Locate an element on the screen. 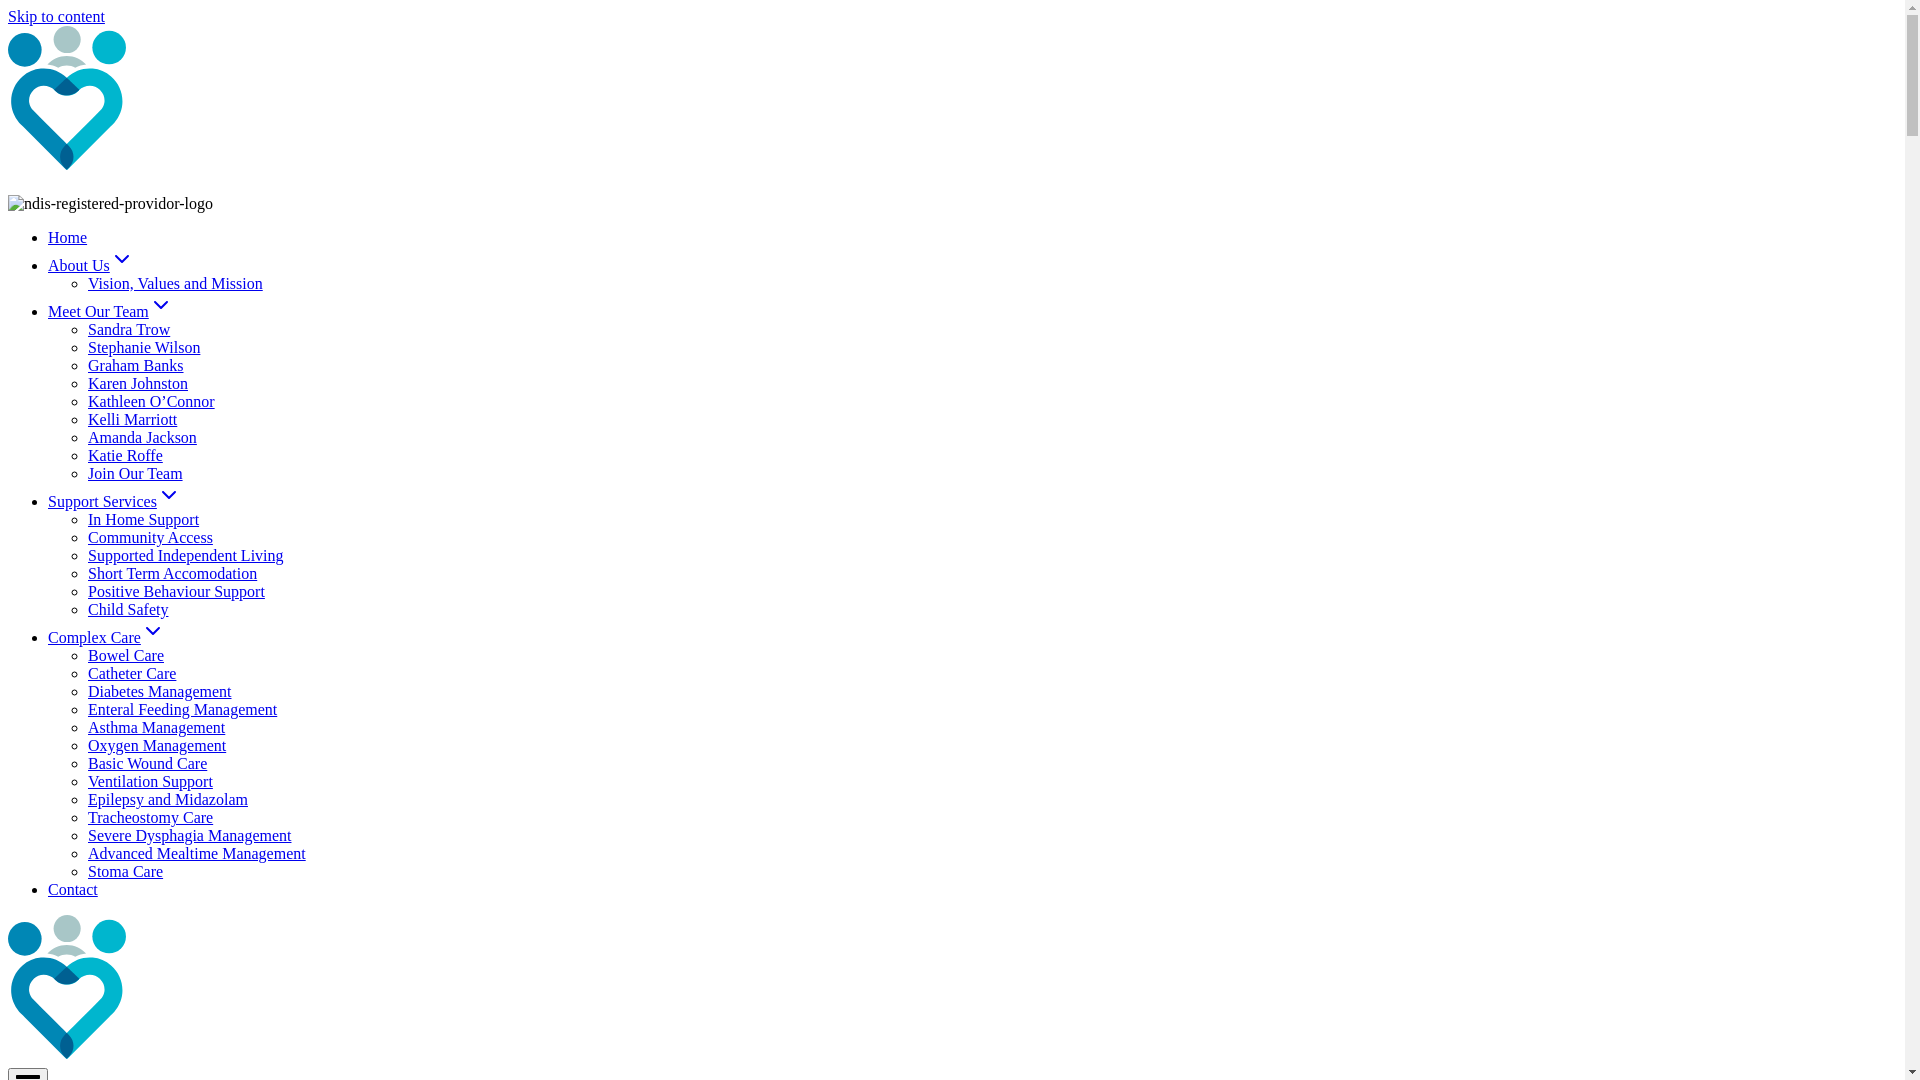 The width and height of the screenshot is (1920, 1080). 'Supported Independent Living' is located at coordinates (186, 555).